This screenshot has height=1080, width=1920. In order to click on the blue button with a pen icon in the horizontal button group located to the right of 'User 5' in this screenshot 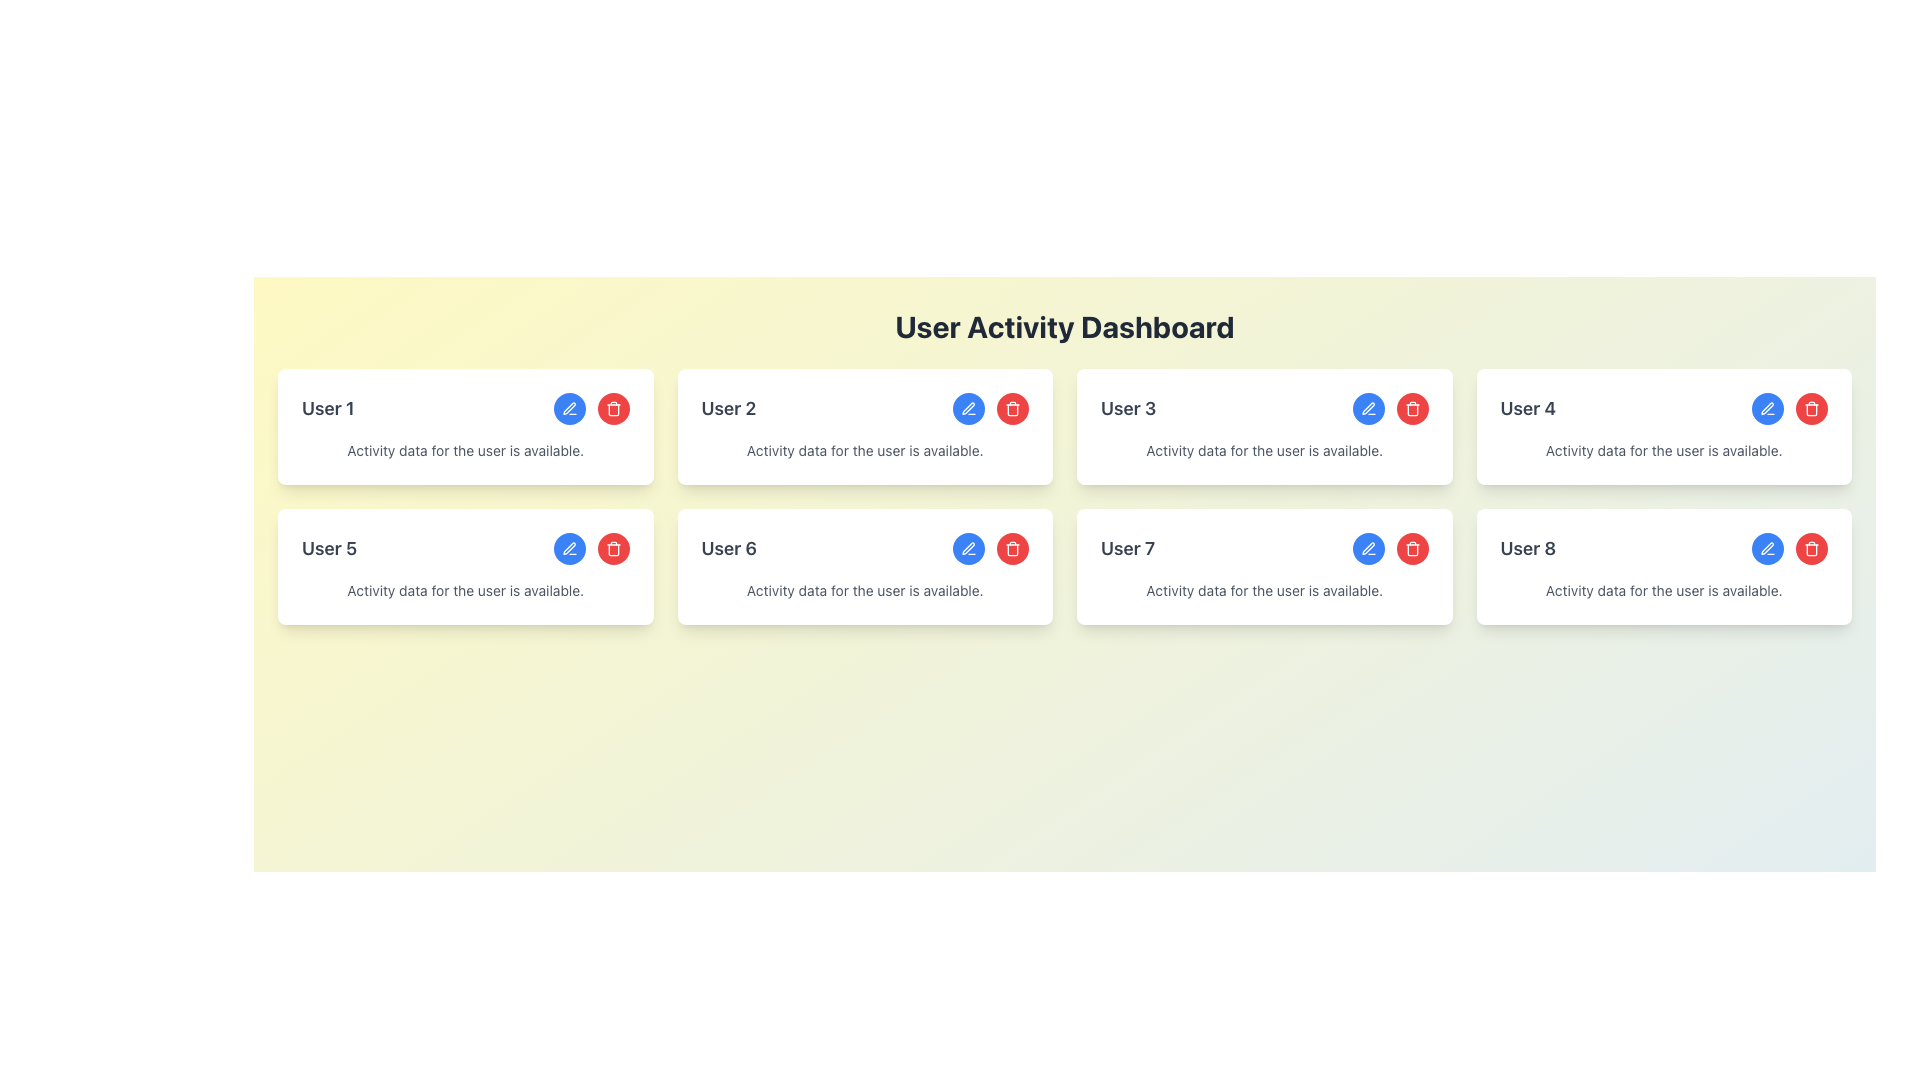, I will do `click(590, 548)`.